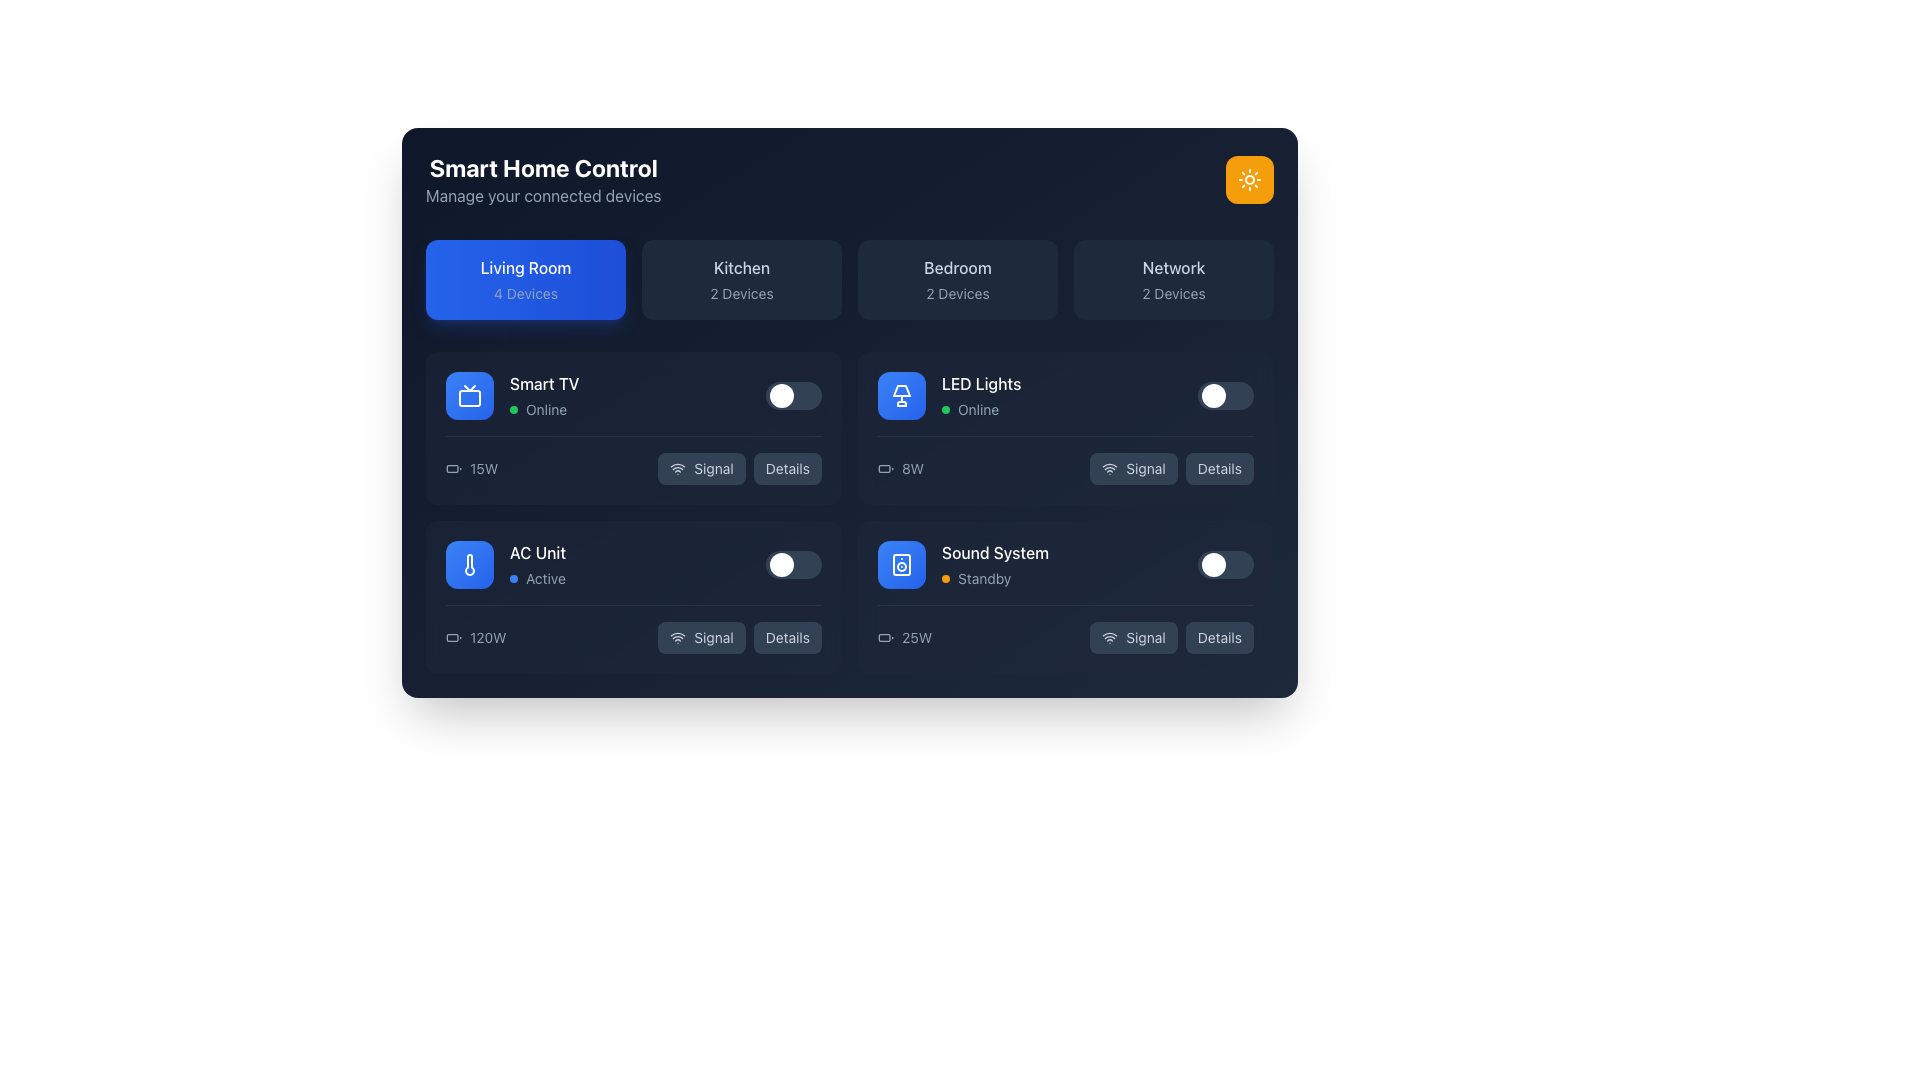 The image size is (1920, 1080). I want to click on the toggle switch for the 'Smart TV' device located in the upper-left quadrant of the smart home dashboard, so click(792, 396).